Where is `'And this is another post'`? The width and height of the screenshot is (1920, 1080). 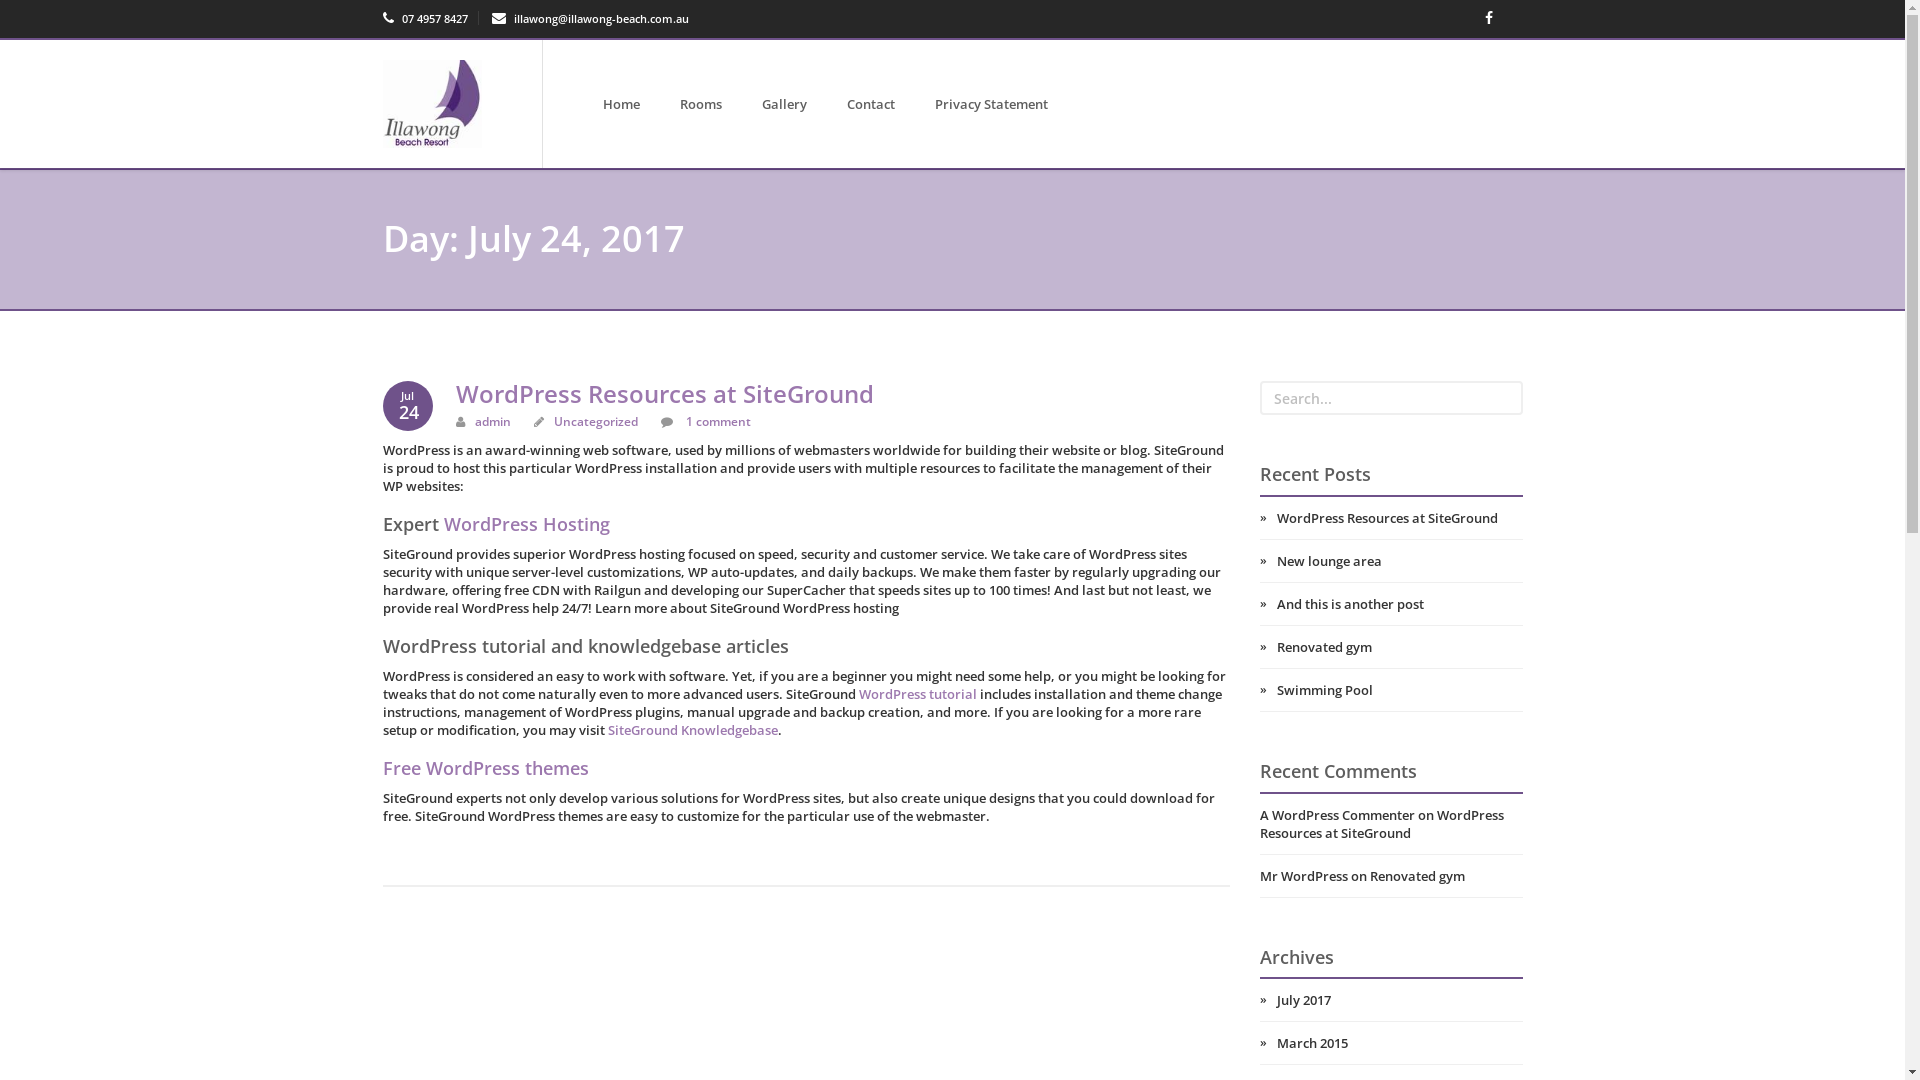
'And this is another post' is located at coordinates (1258, 603).